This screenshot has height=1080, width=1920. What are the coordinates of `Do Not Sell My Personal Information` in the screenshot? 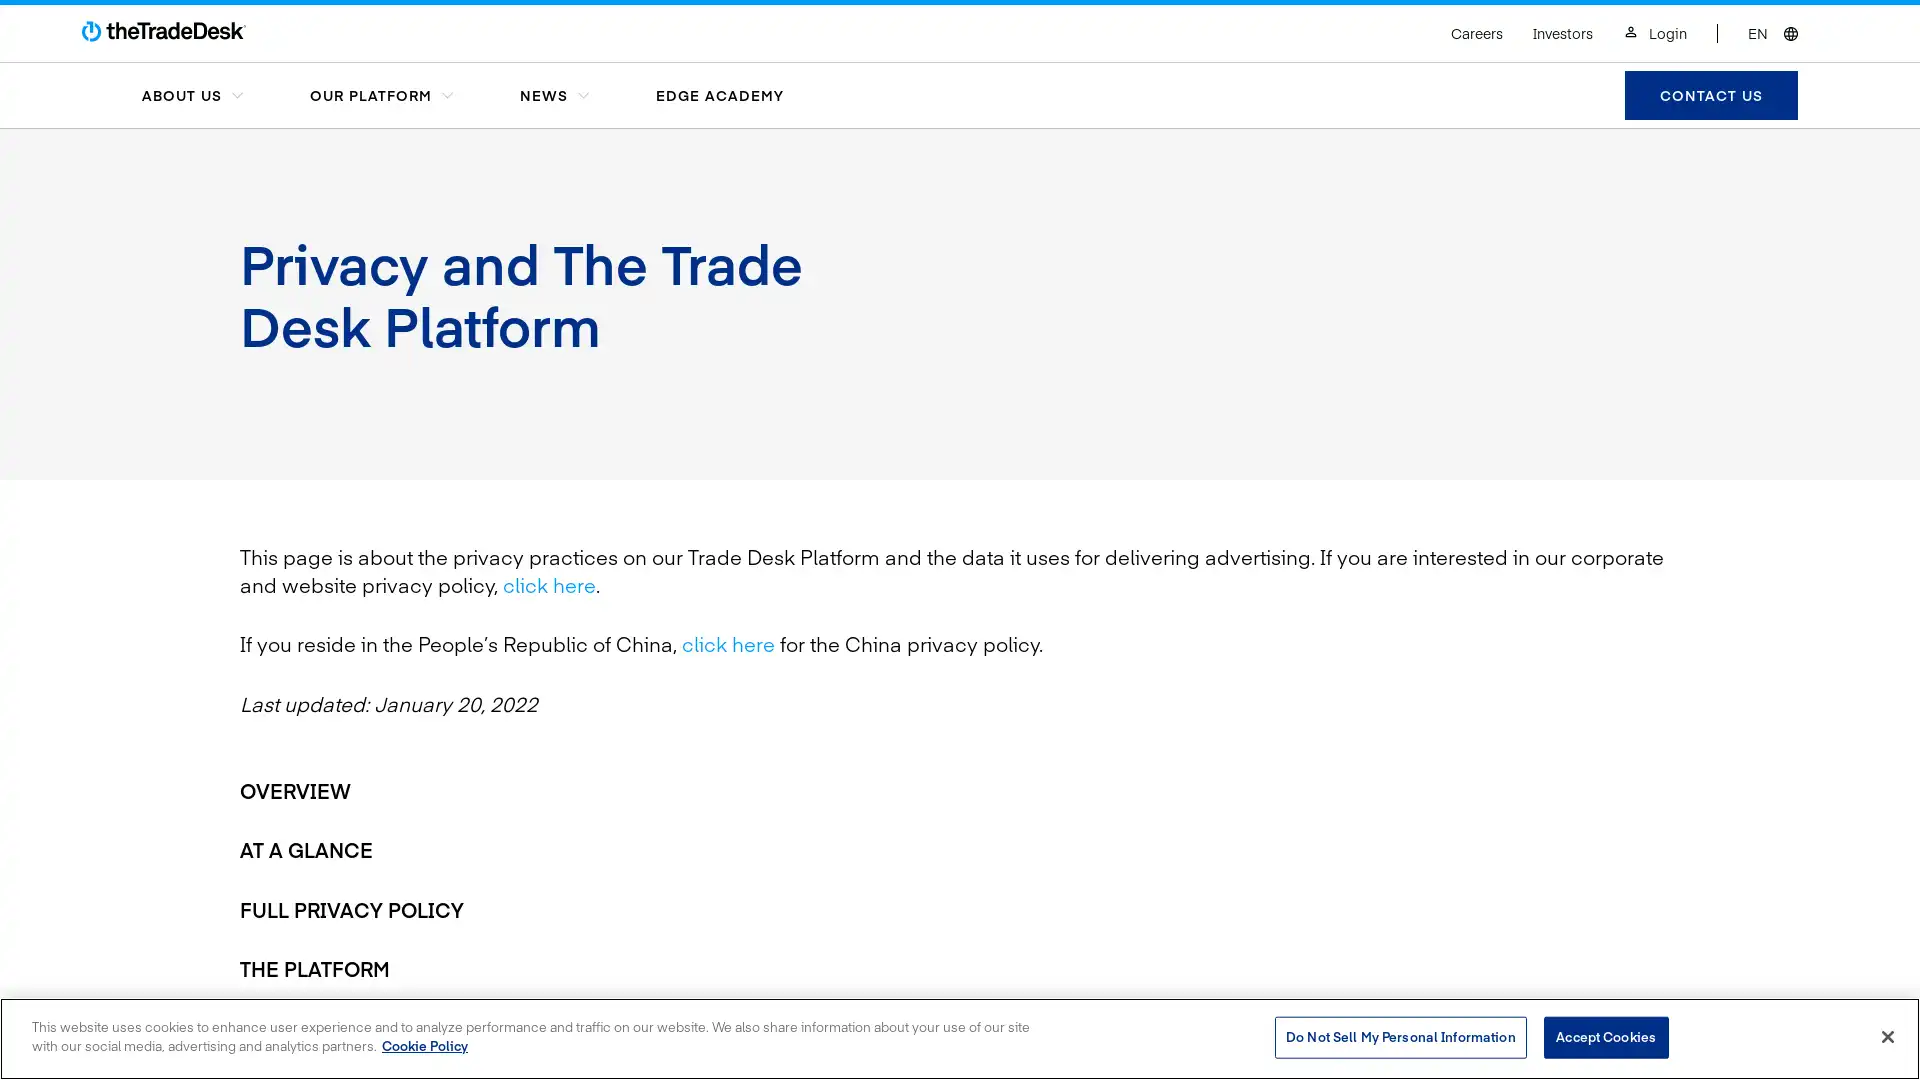 It's located at (1399, 1036).